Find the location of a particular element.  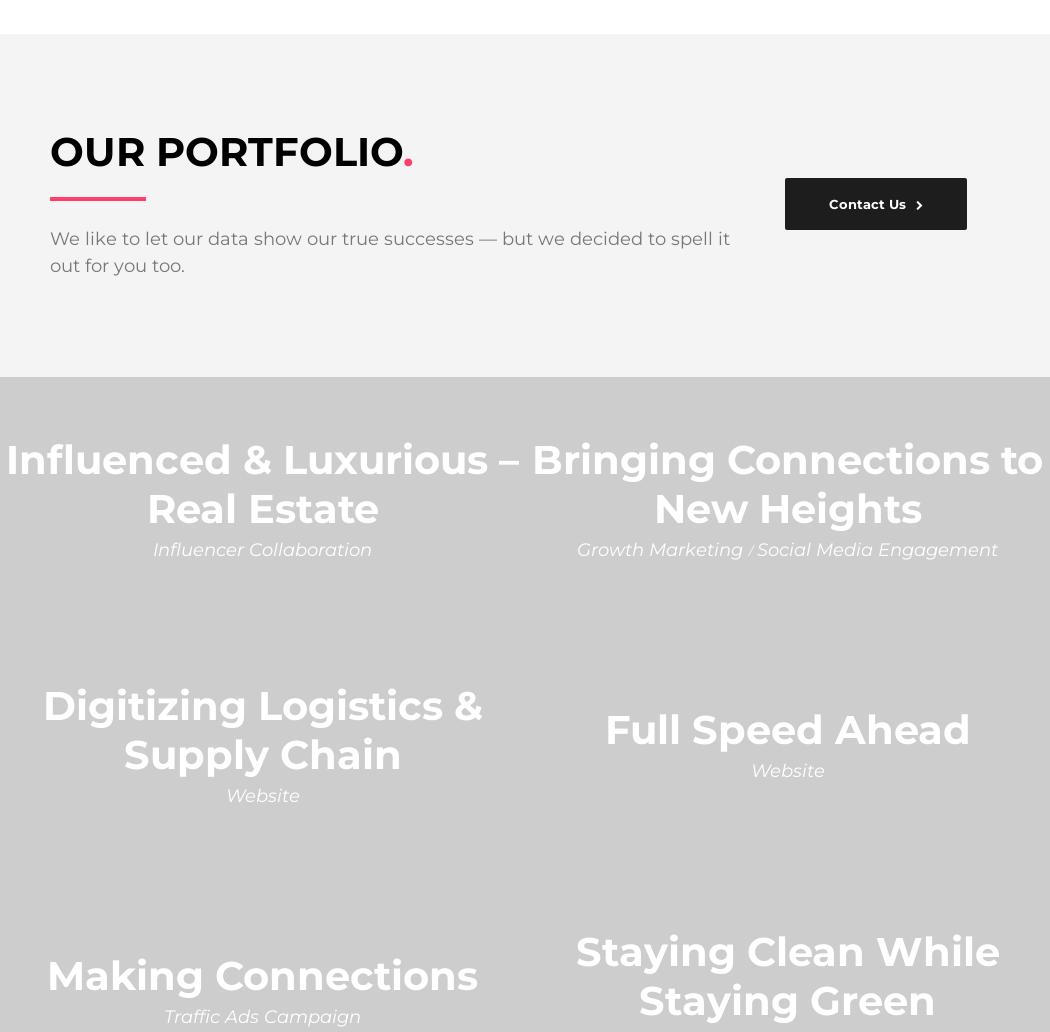

'Contact Us' is located at coordinates (866, 201).